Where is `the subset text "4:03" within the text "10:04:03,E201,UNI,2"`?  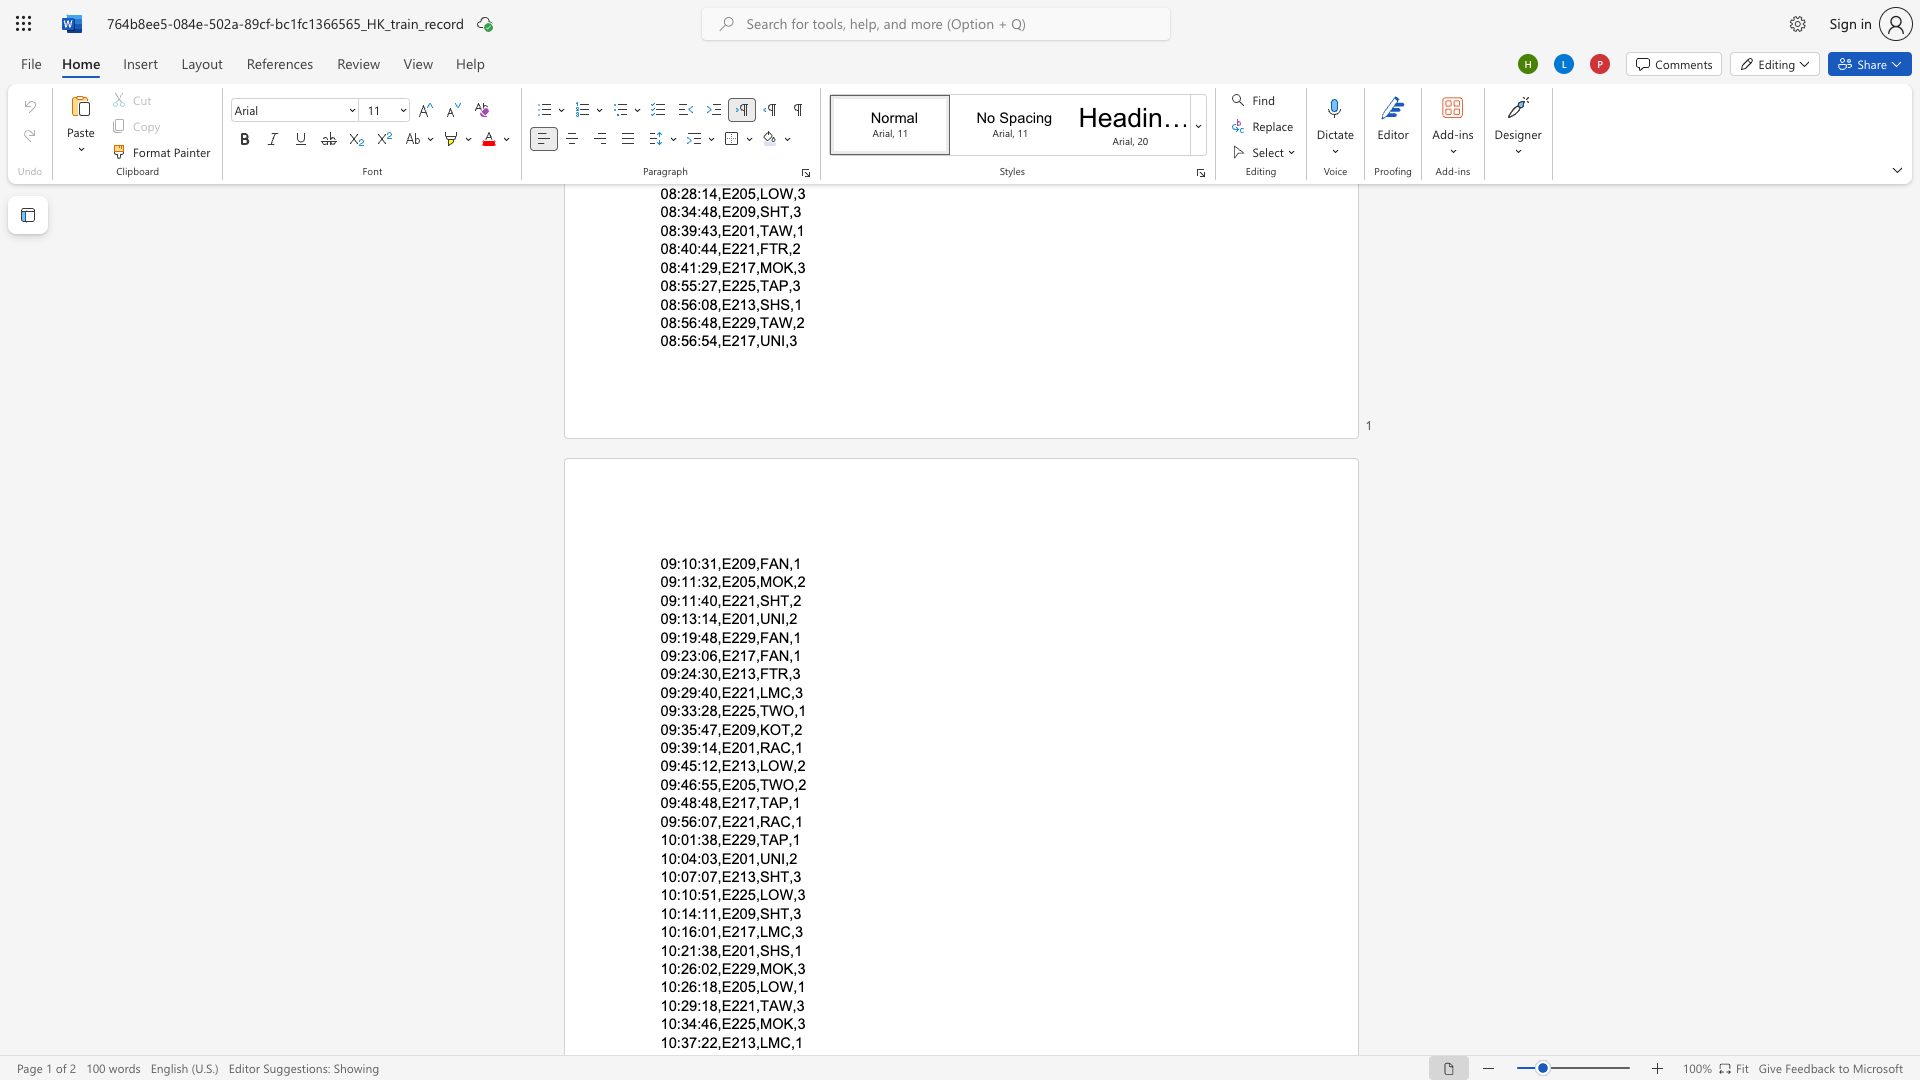 the subset text "4:03" within the text "10:04:03,E201,UNI,2" is located at coordinates (689, 857).